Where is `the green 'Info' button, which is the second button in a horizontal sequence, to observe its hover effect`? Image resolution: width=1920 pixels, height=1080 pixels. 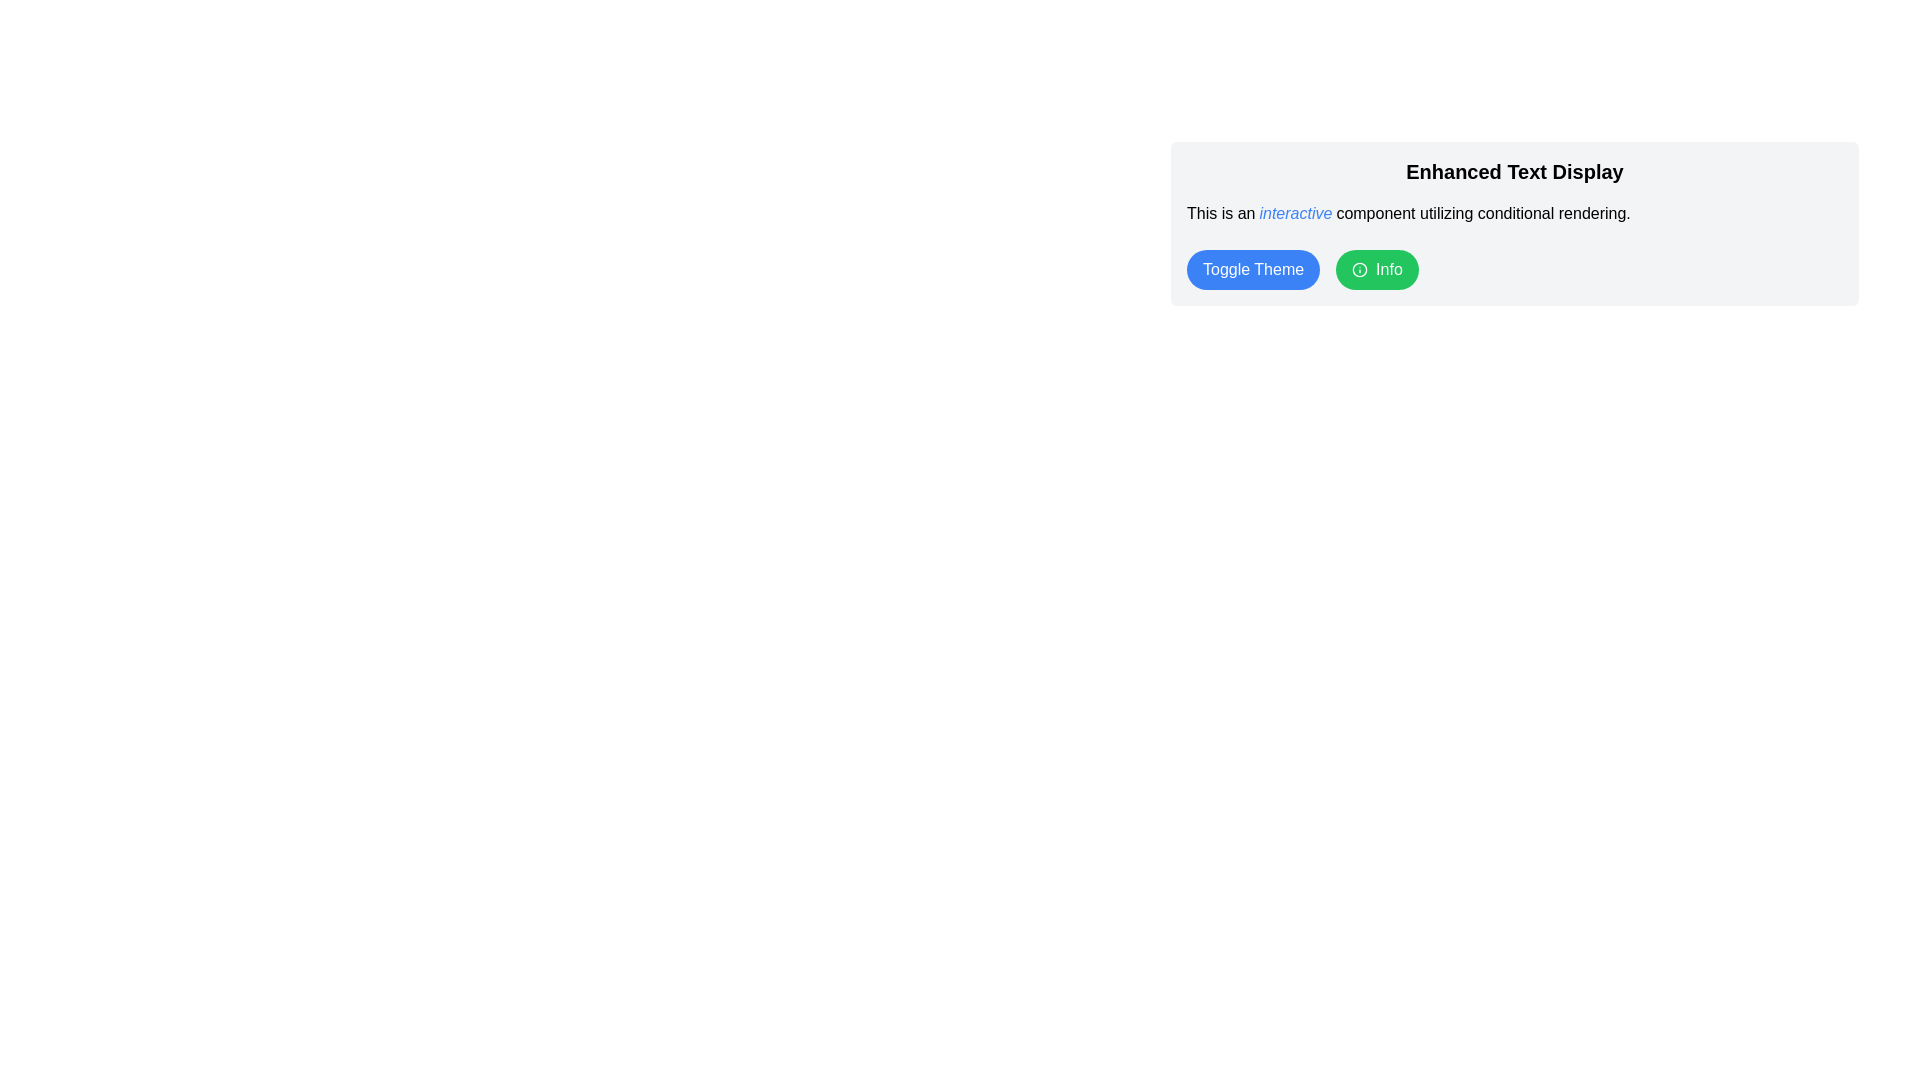
the green 'Info' button, which is the second button in a horizontal sequence, to observe its hover effect is located at coordinates (1376, 270).